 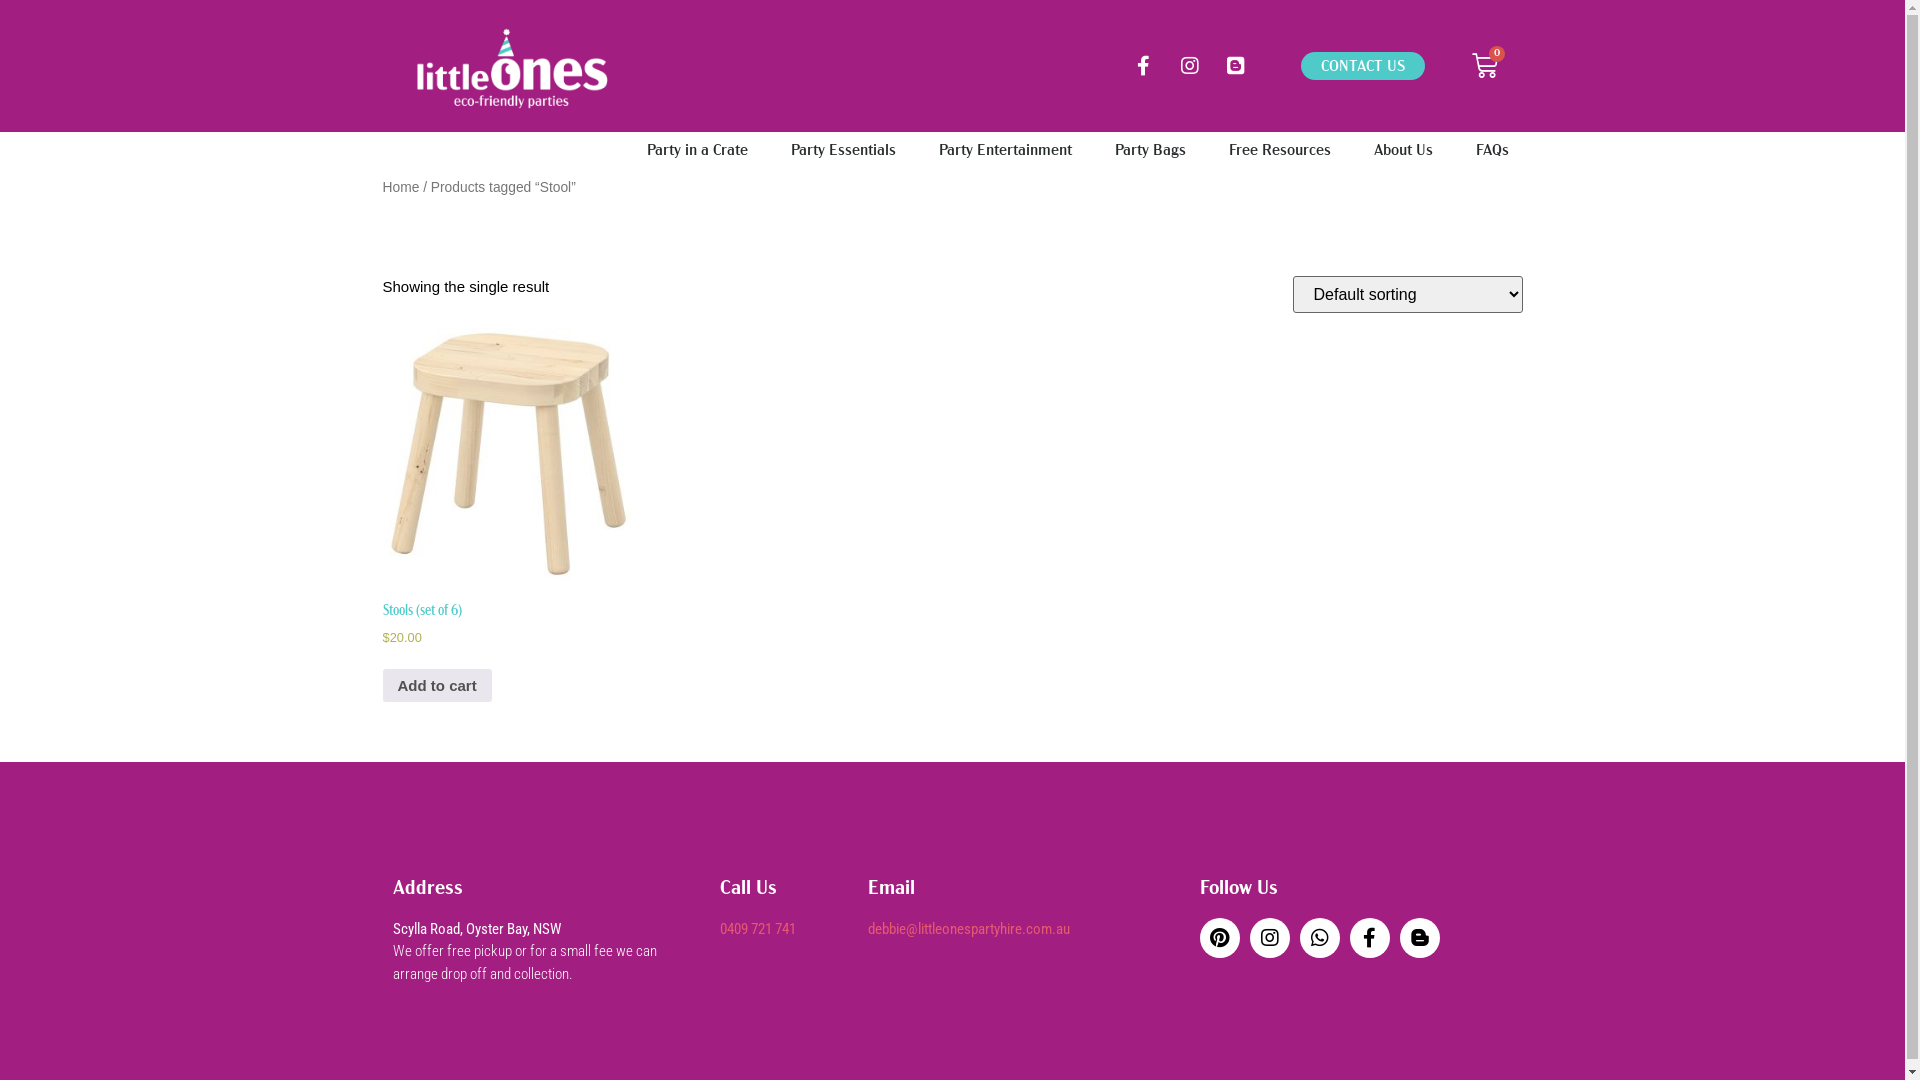 I want to click on 'Party Entertainment', so click(x=1004, y=149).